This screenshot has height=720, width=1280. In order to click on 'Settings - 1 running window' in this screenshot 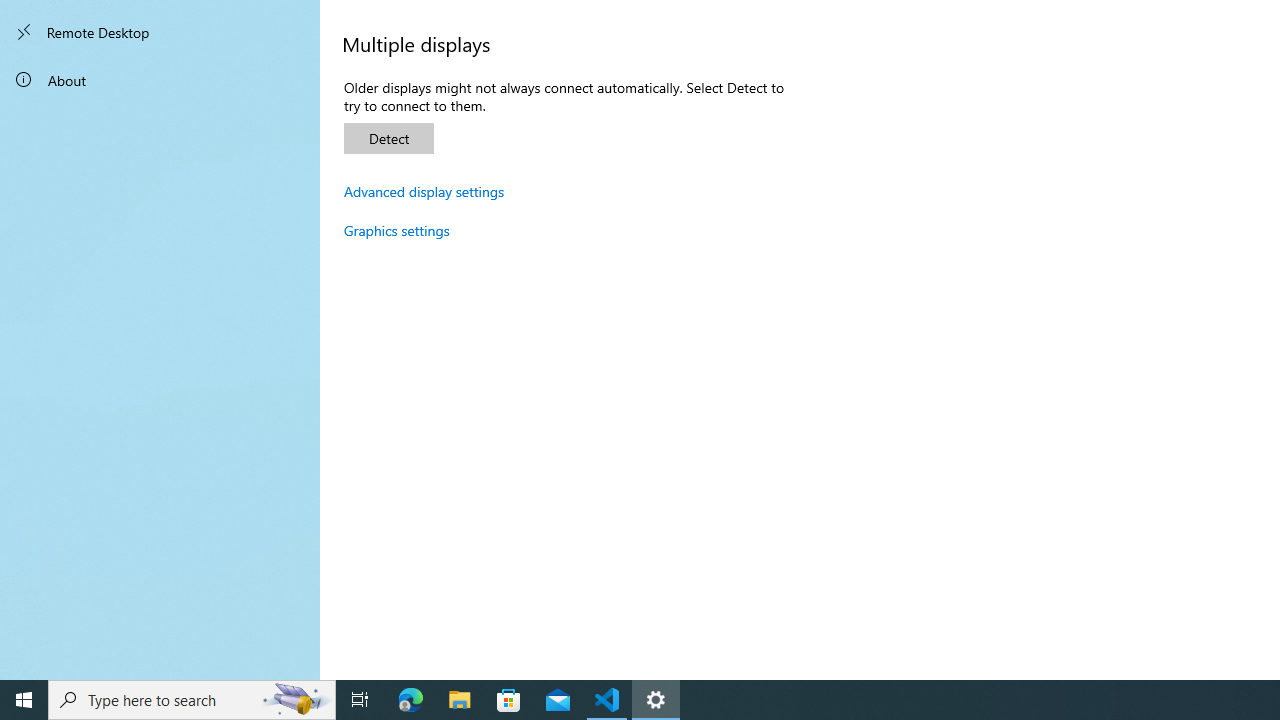, I will do `click(656, 698)`.